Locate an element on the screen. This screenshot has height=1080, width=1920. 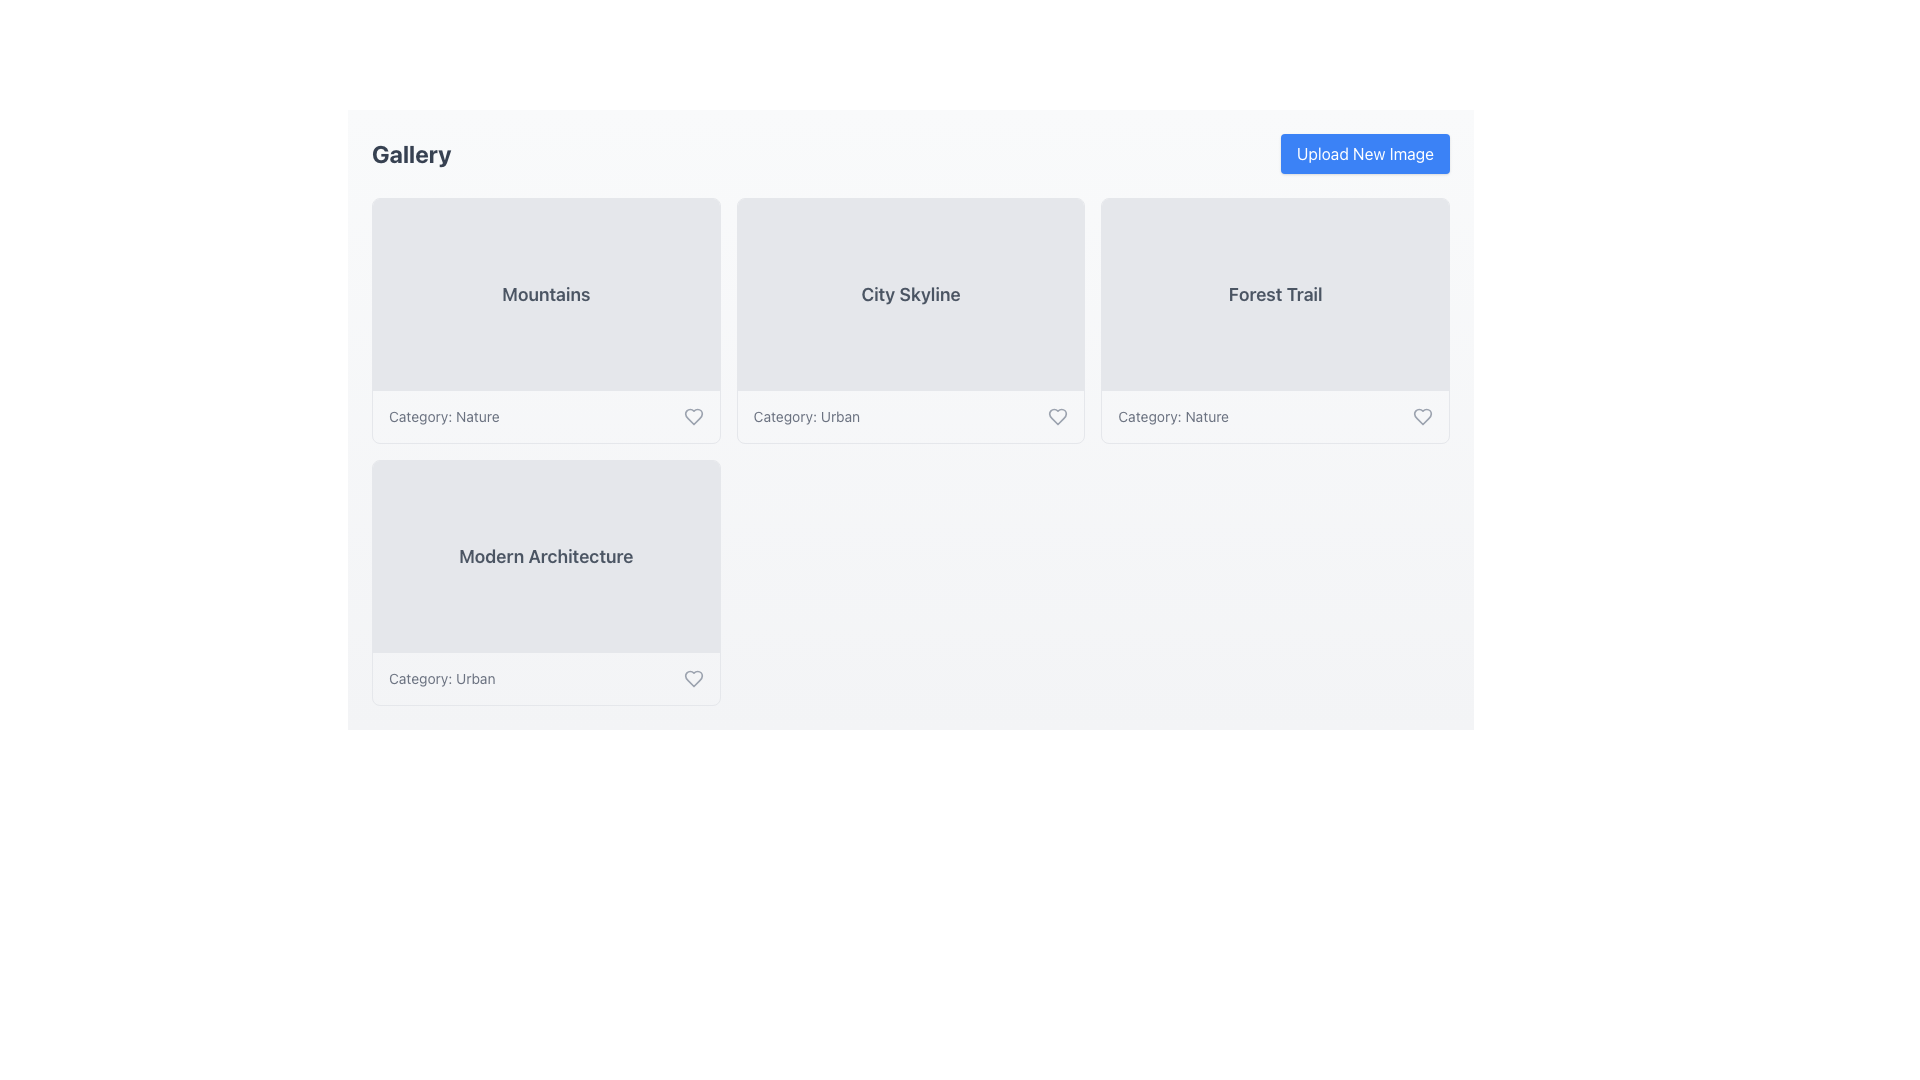
the static text display labeled 'Modern Architecture' which is located beneath the 'Gallery' label in the grid layout is located at coordinates (546, 556).